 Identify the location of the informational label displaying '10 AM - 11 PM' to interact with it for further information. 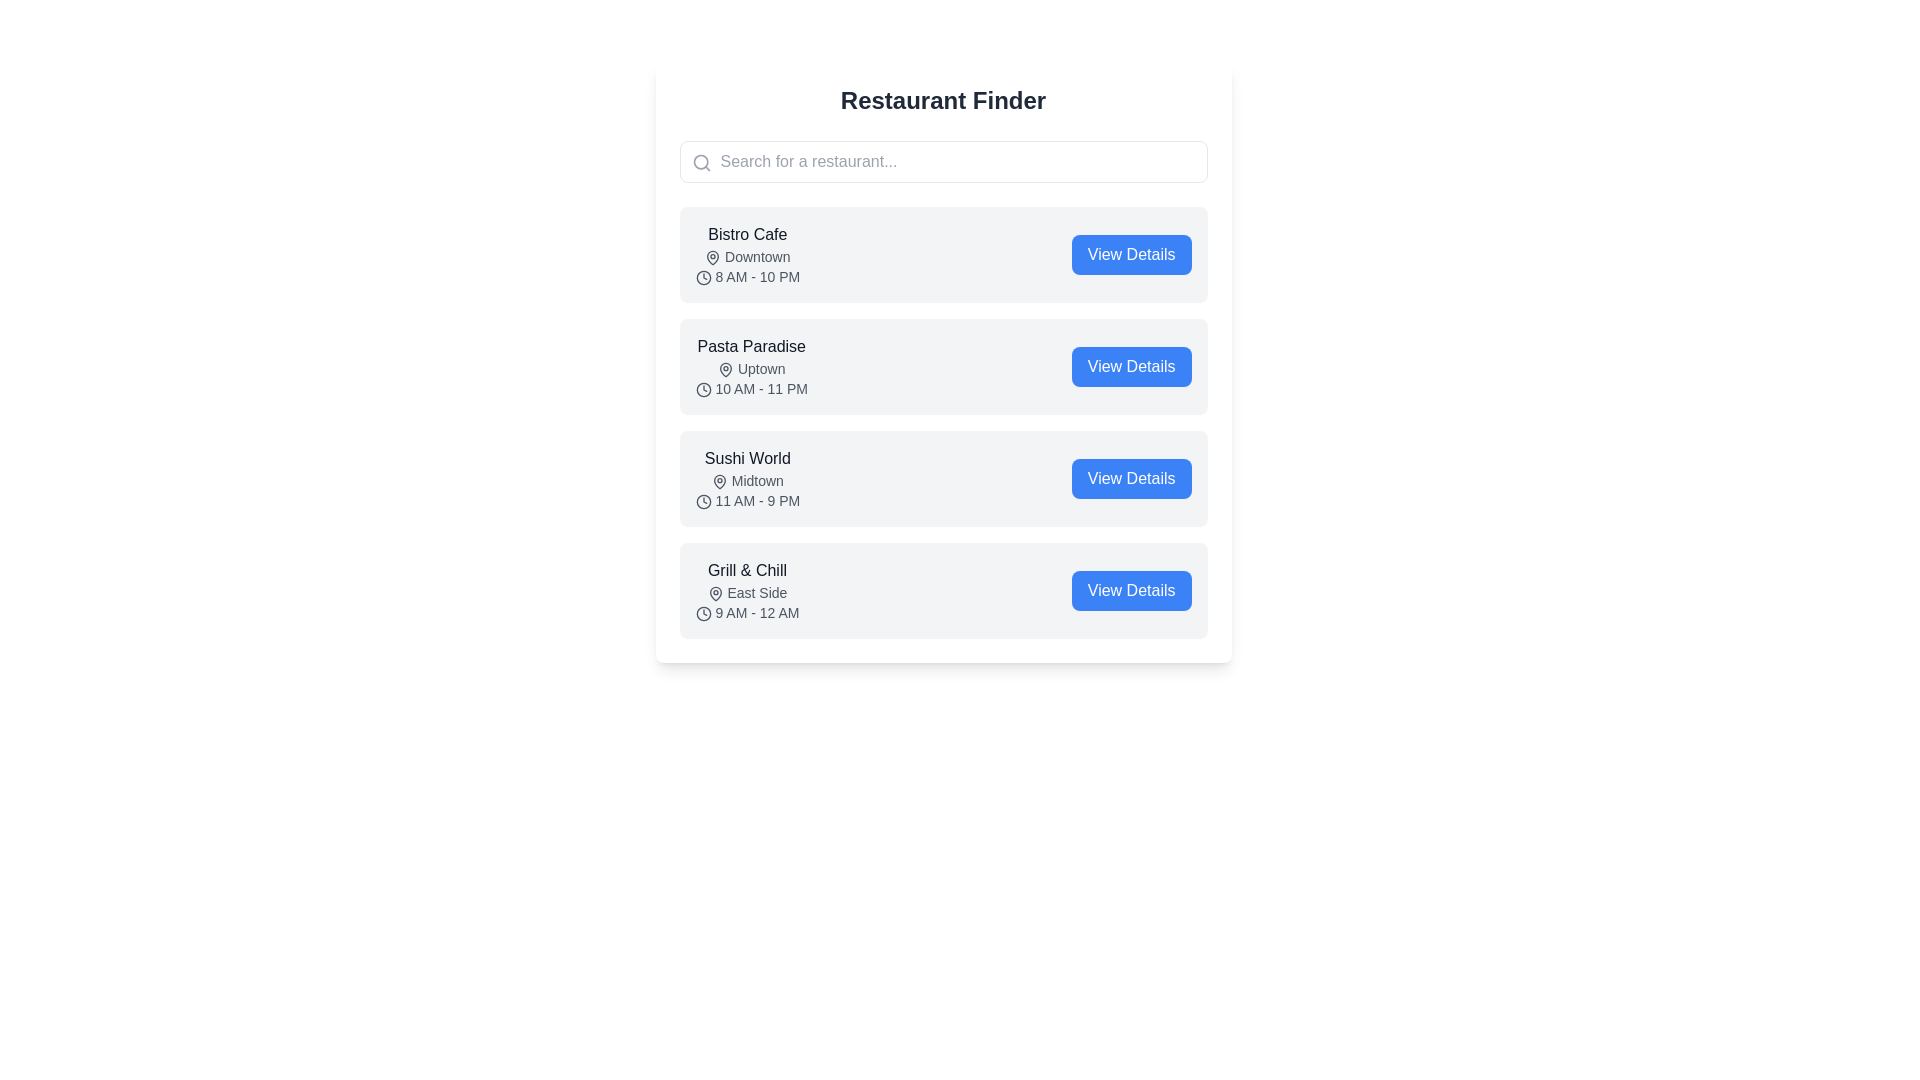
(750, 389).